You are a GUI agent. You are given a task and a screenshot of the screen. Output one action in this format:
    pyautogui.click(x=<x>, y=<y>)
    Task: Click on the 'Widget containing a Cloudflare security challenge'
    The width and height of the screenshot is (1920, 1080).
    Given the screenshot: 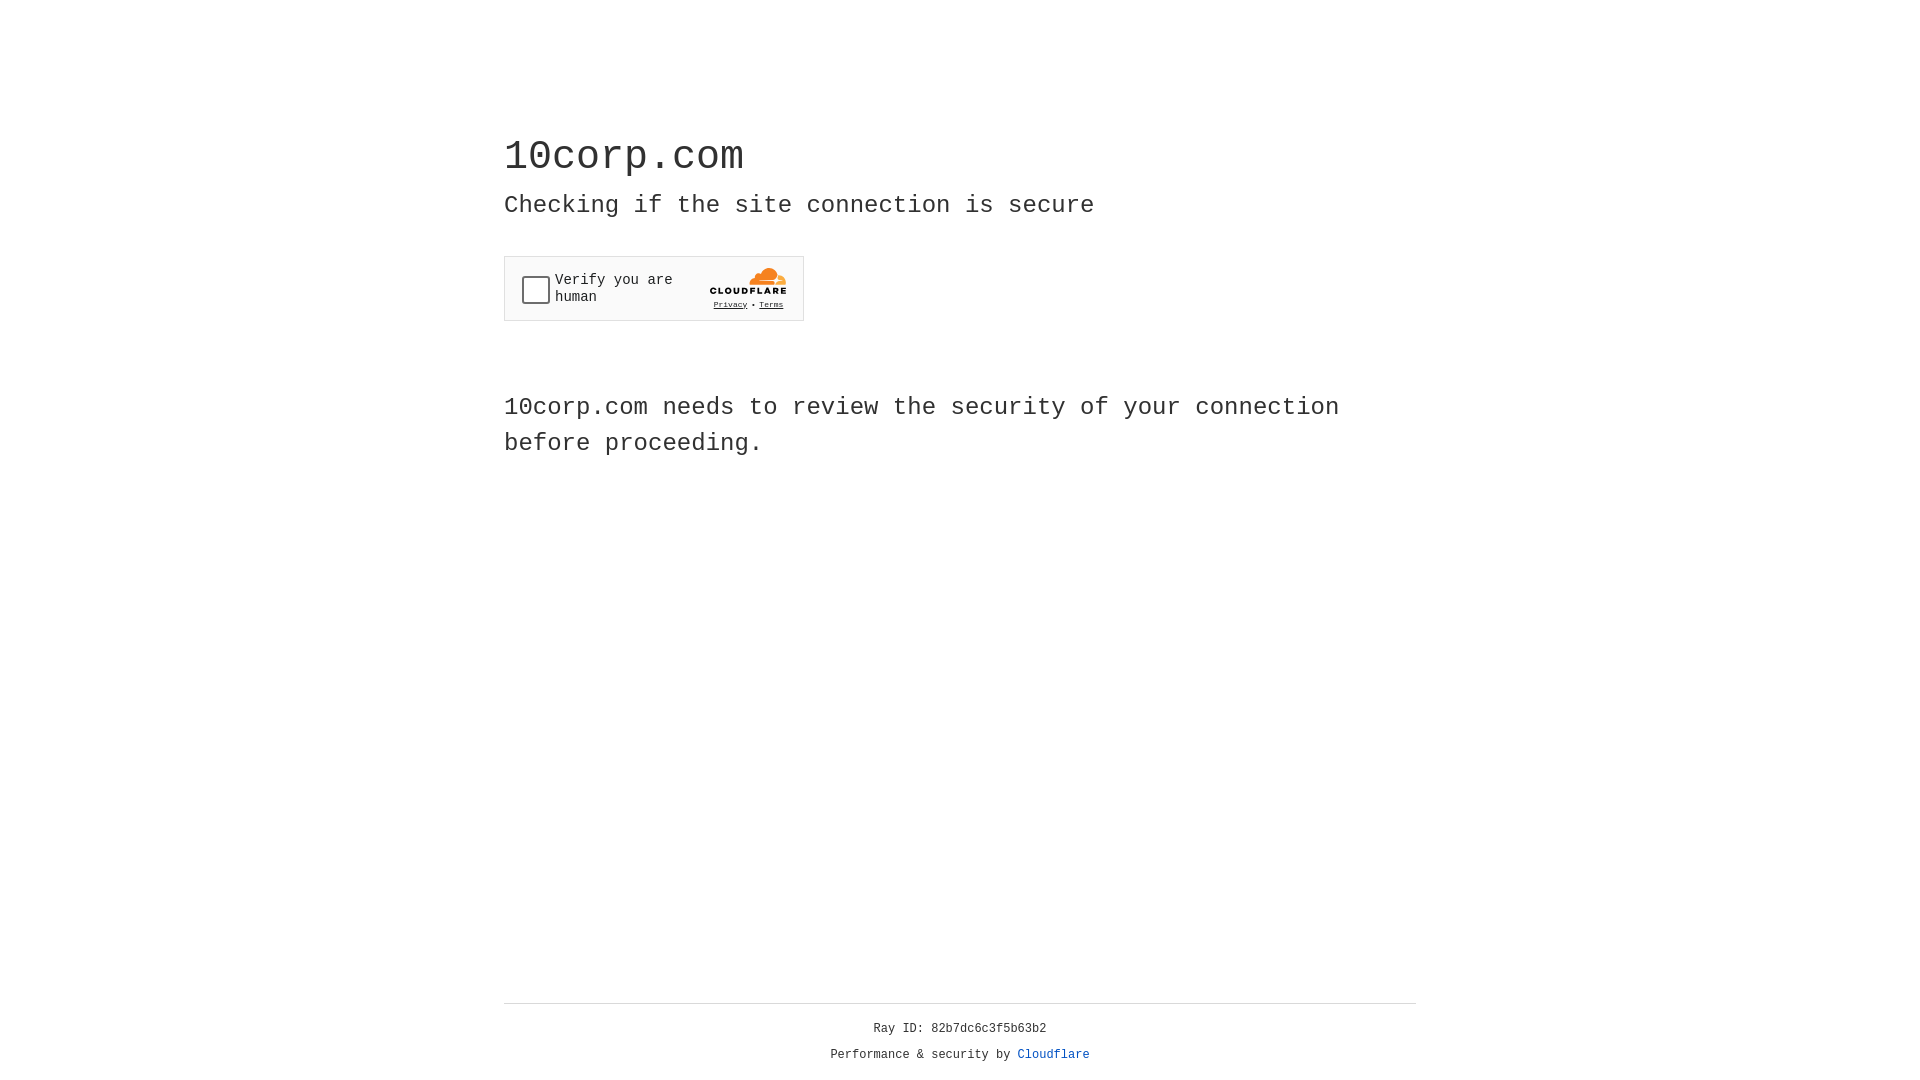 What is the action you would take?
    pyautogui.click(x=653, y=288)
    